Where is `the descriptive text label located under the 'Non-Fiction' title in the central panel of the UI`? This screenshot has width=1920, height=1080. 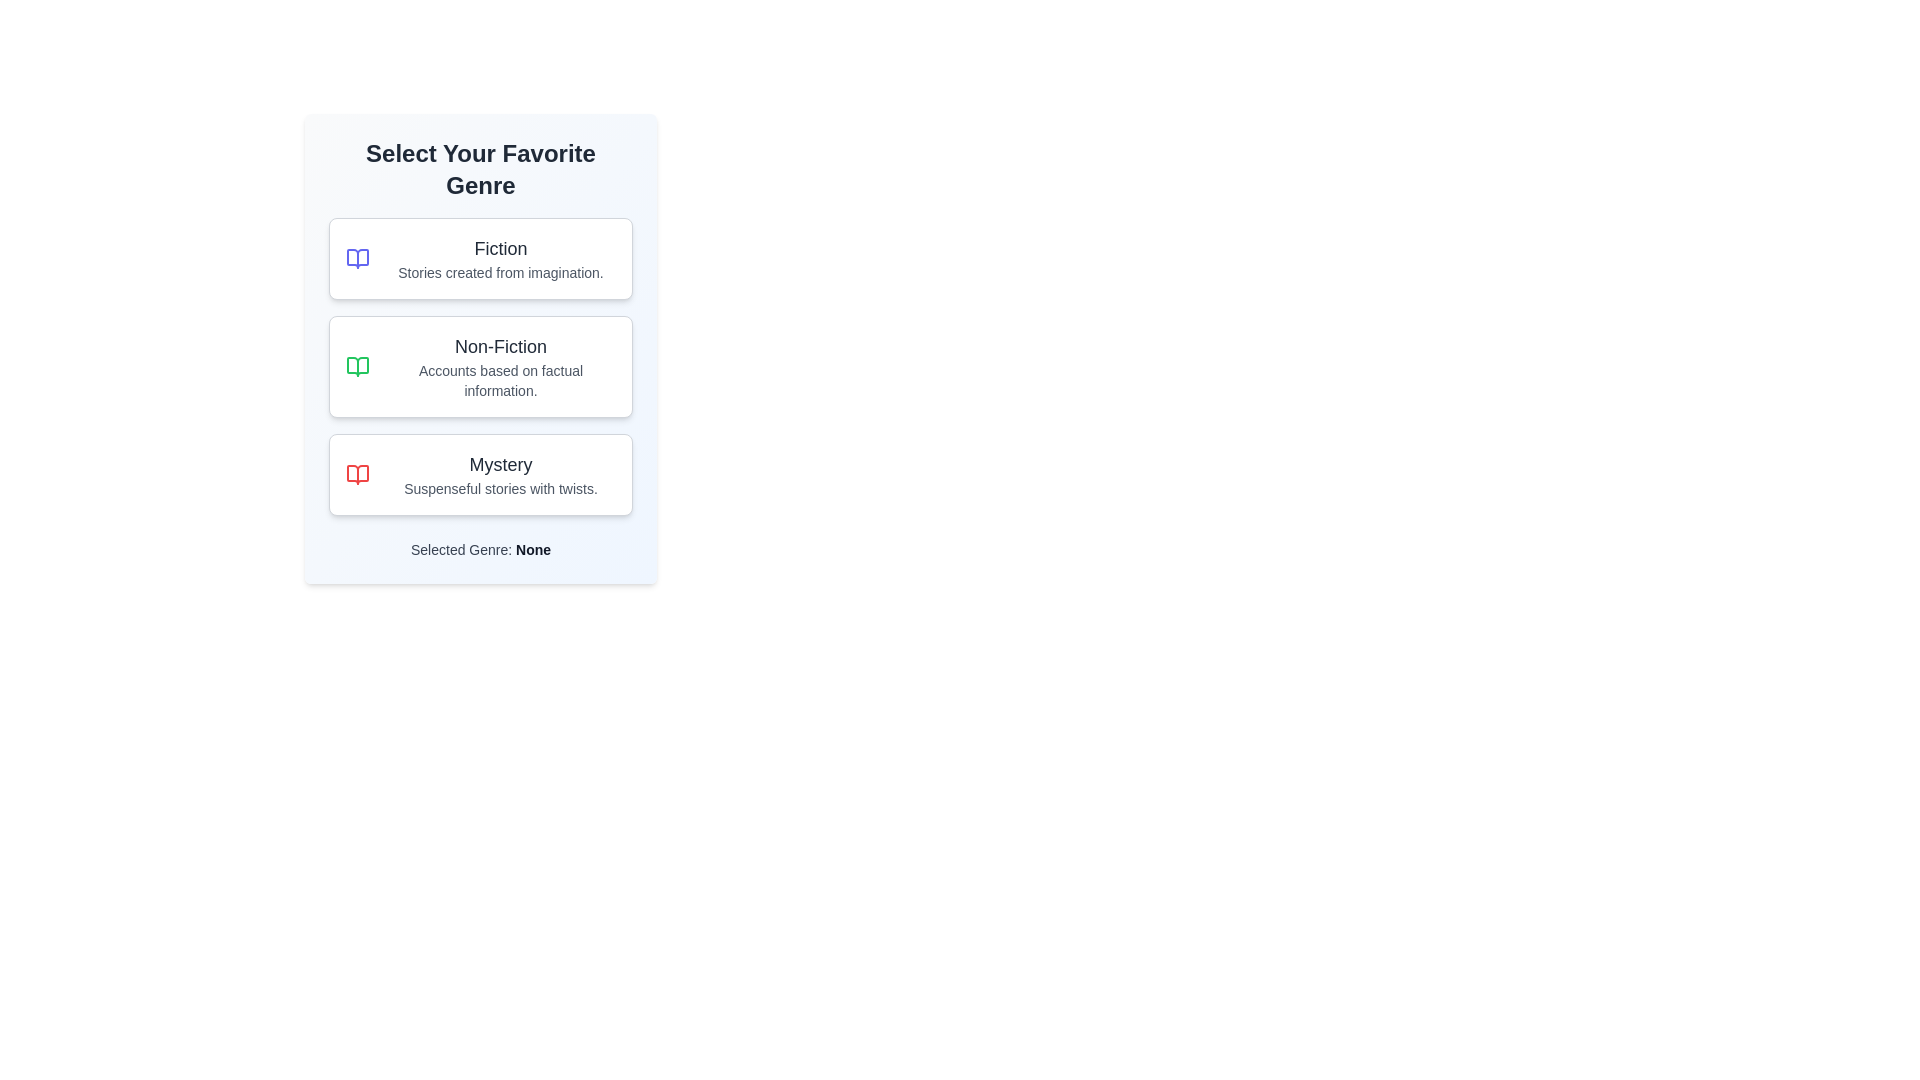 the descriptive text label located under the 'Non-Fiction' title in the central panel of the UI is located at coordinates (500, 381).